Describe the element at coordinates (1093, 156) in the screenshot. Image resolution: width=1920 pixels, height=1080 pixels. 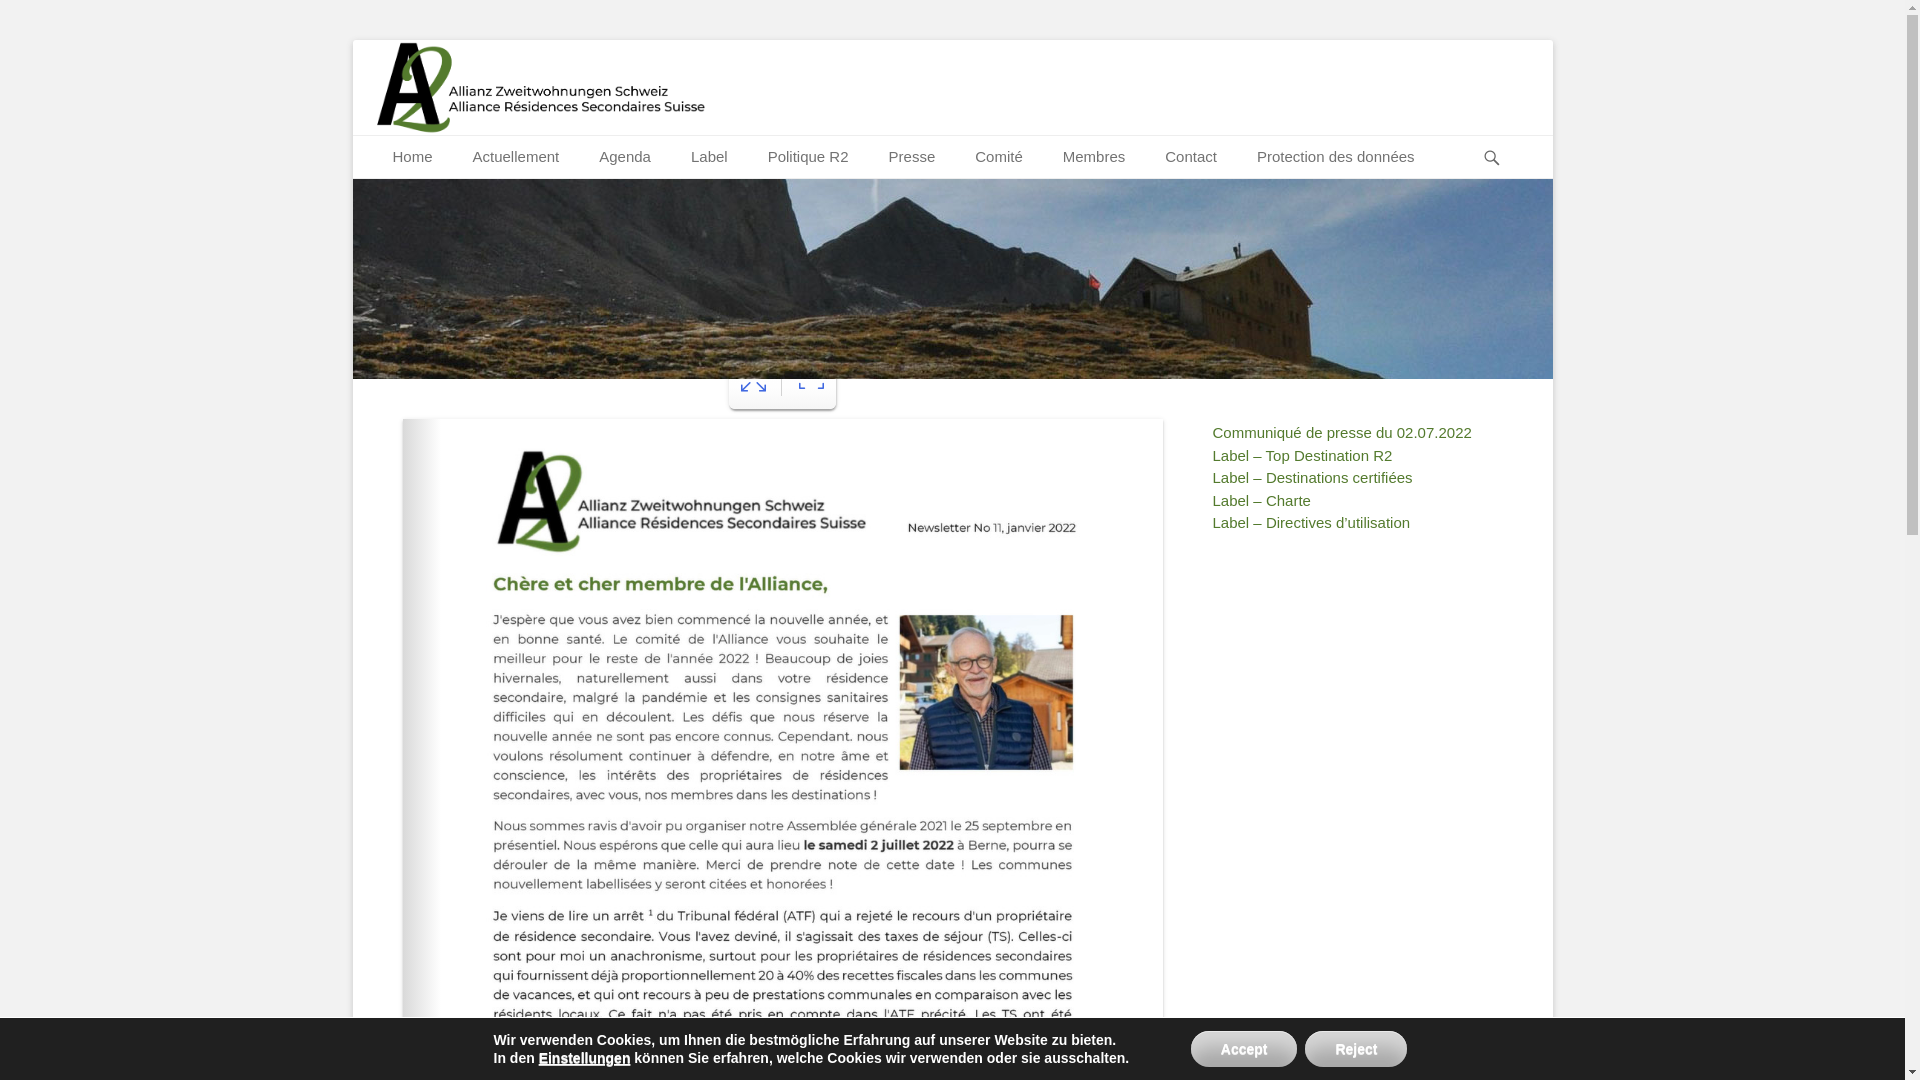
I see `'Membres'` at that location.